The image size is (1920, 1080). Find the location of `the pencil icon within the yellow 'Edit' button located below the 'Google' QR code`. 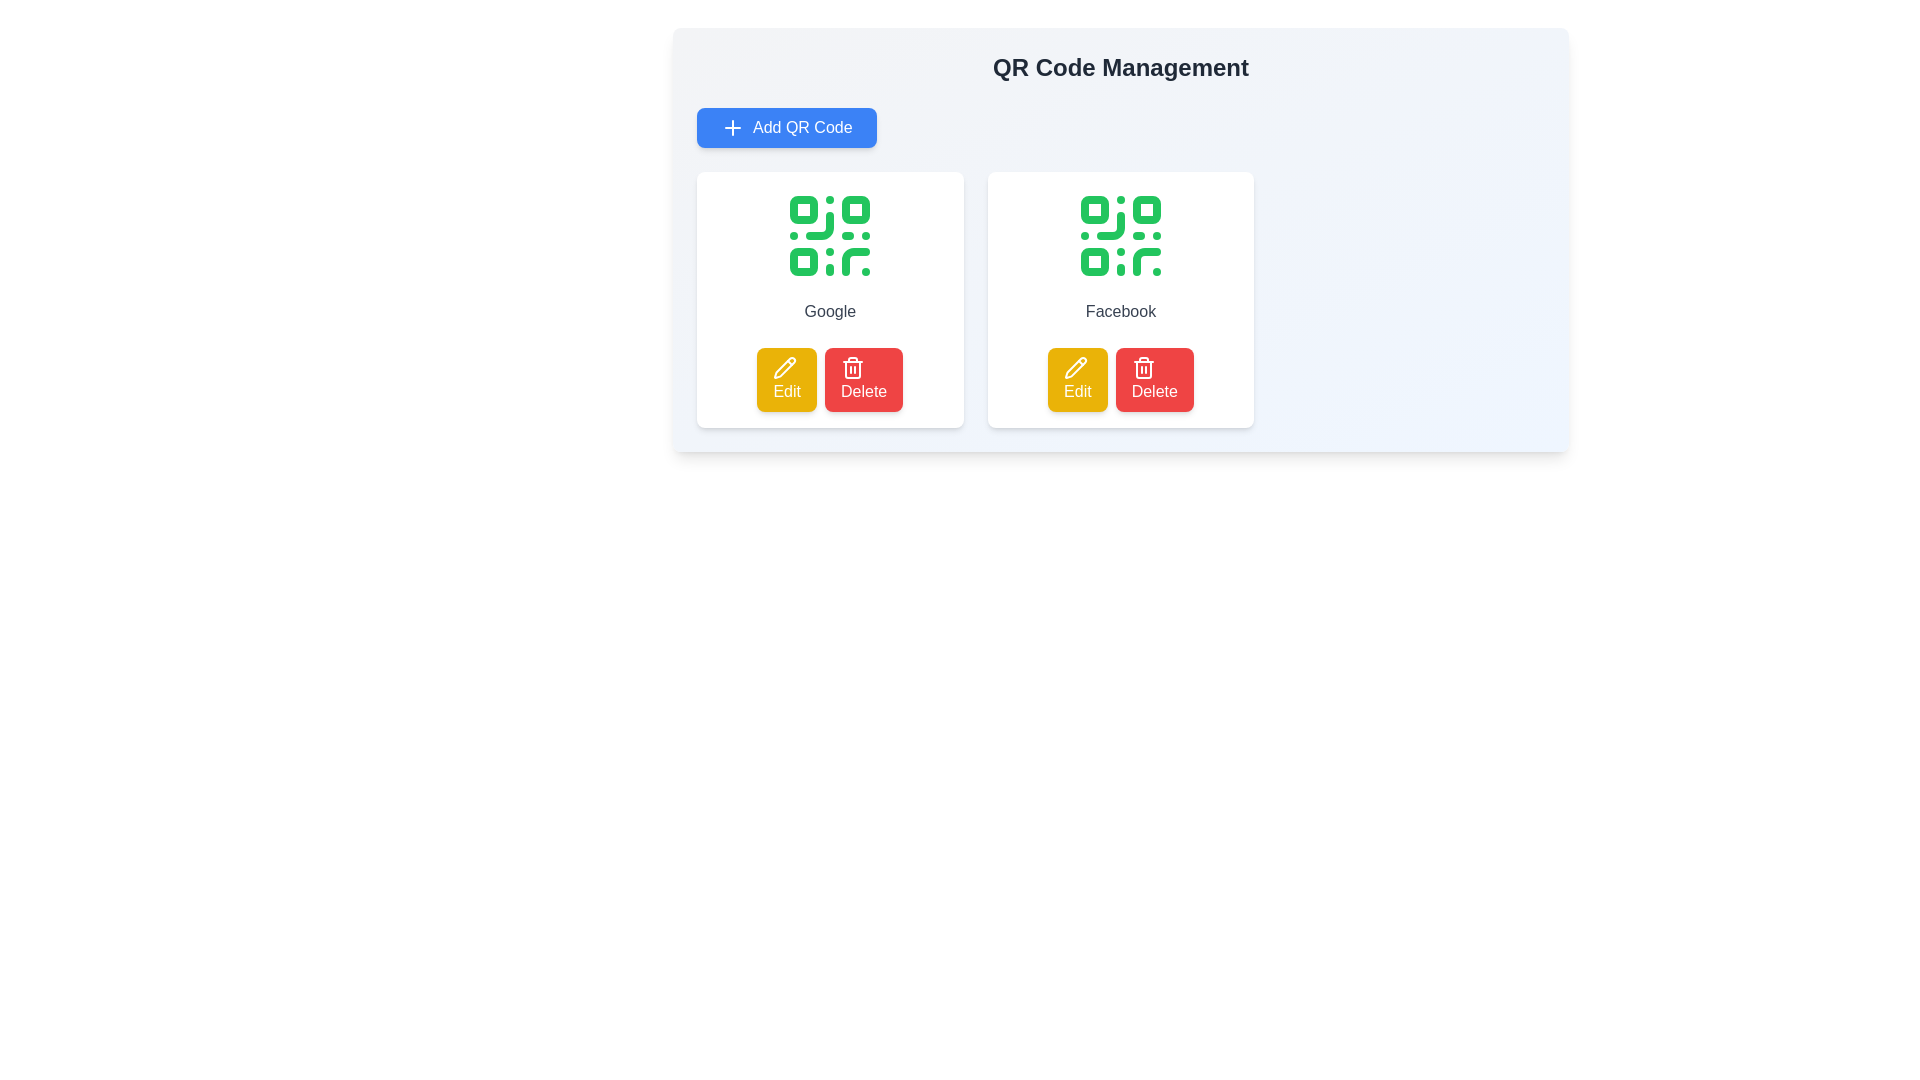

the pencil icon within the yellow 'Edit' button located below the 'Google' QR code is located at coordinates (784, 367).